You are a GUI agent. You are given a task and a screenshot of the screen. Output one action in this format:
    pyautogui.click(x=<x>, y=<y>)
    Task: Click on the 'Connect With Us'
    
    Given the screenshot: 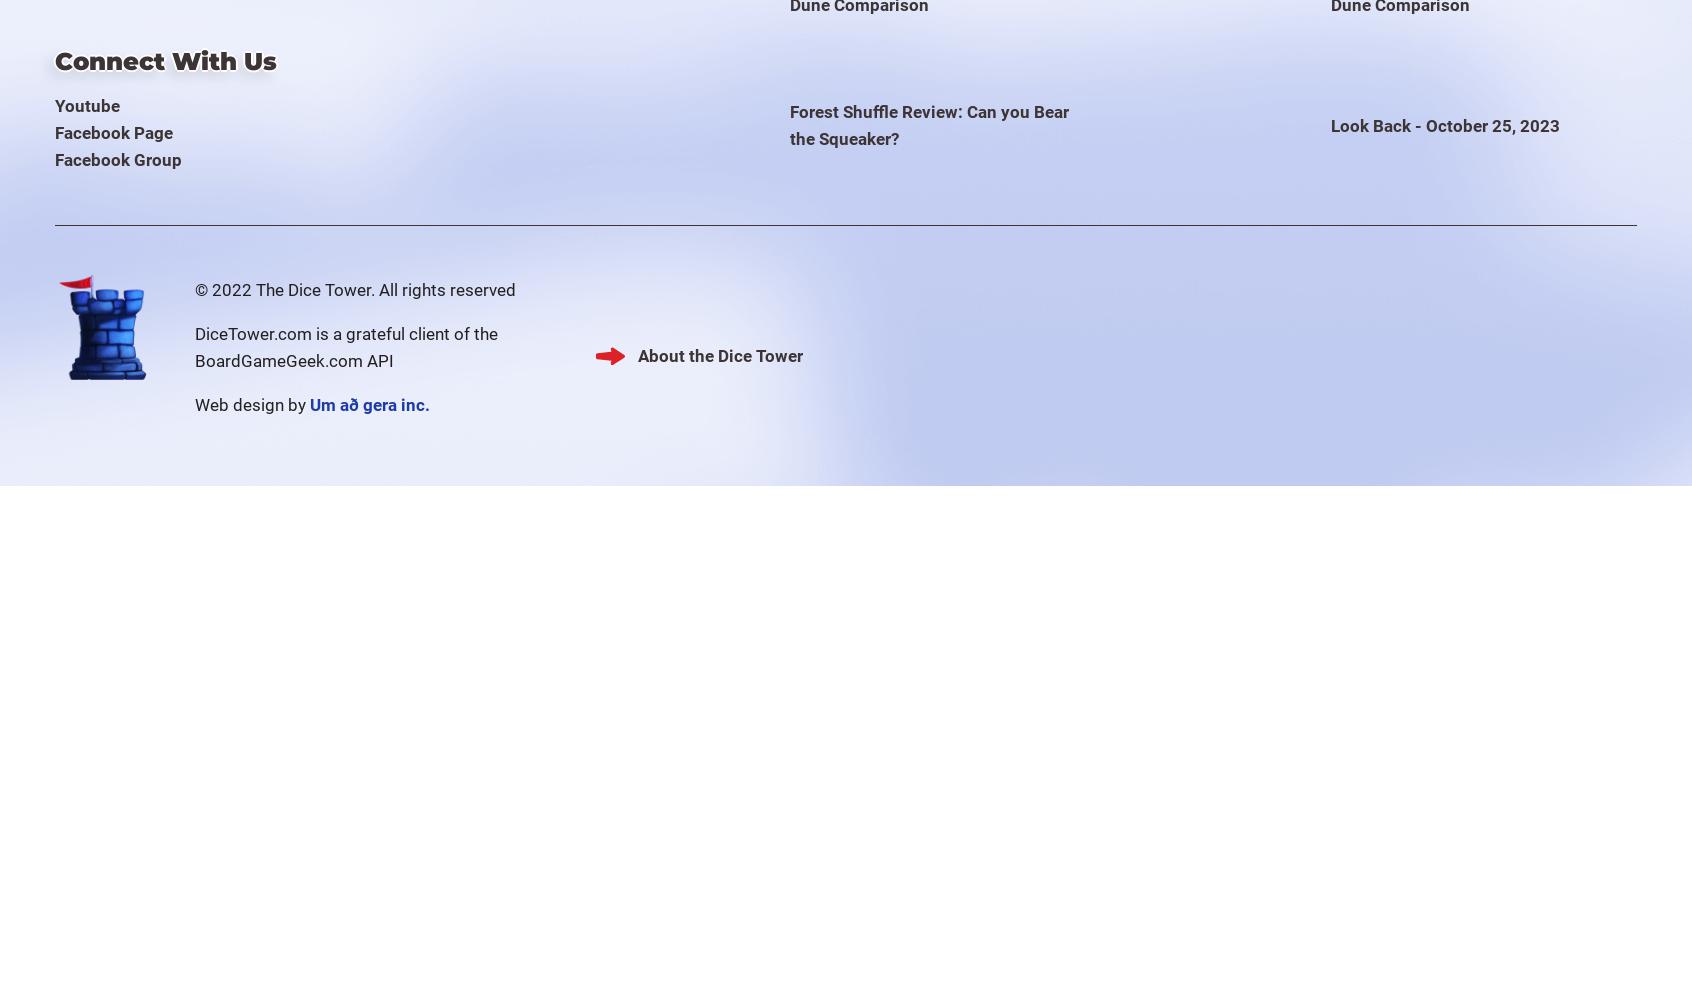 What is the action you would take?
    pyautogui.click(x=163, y=61)
    